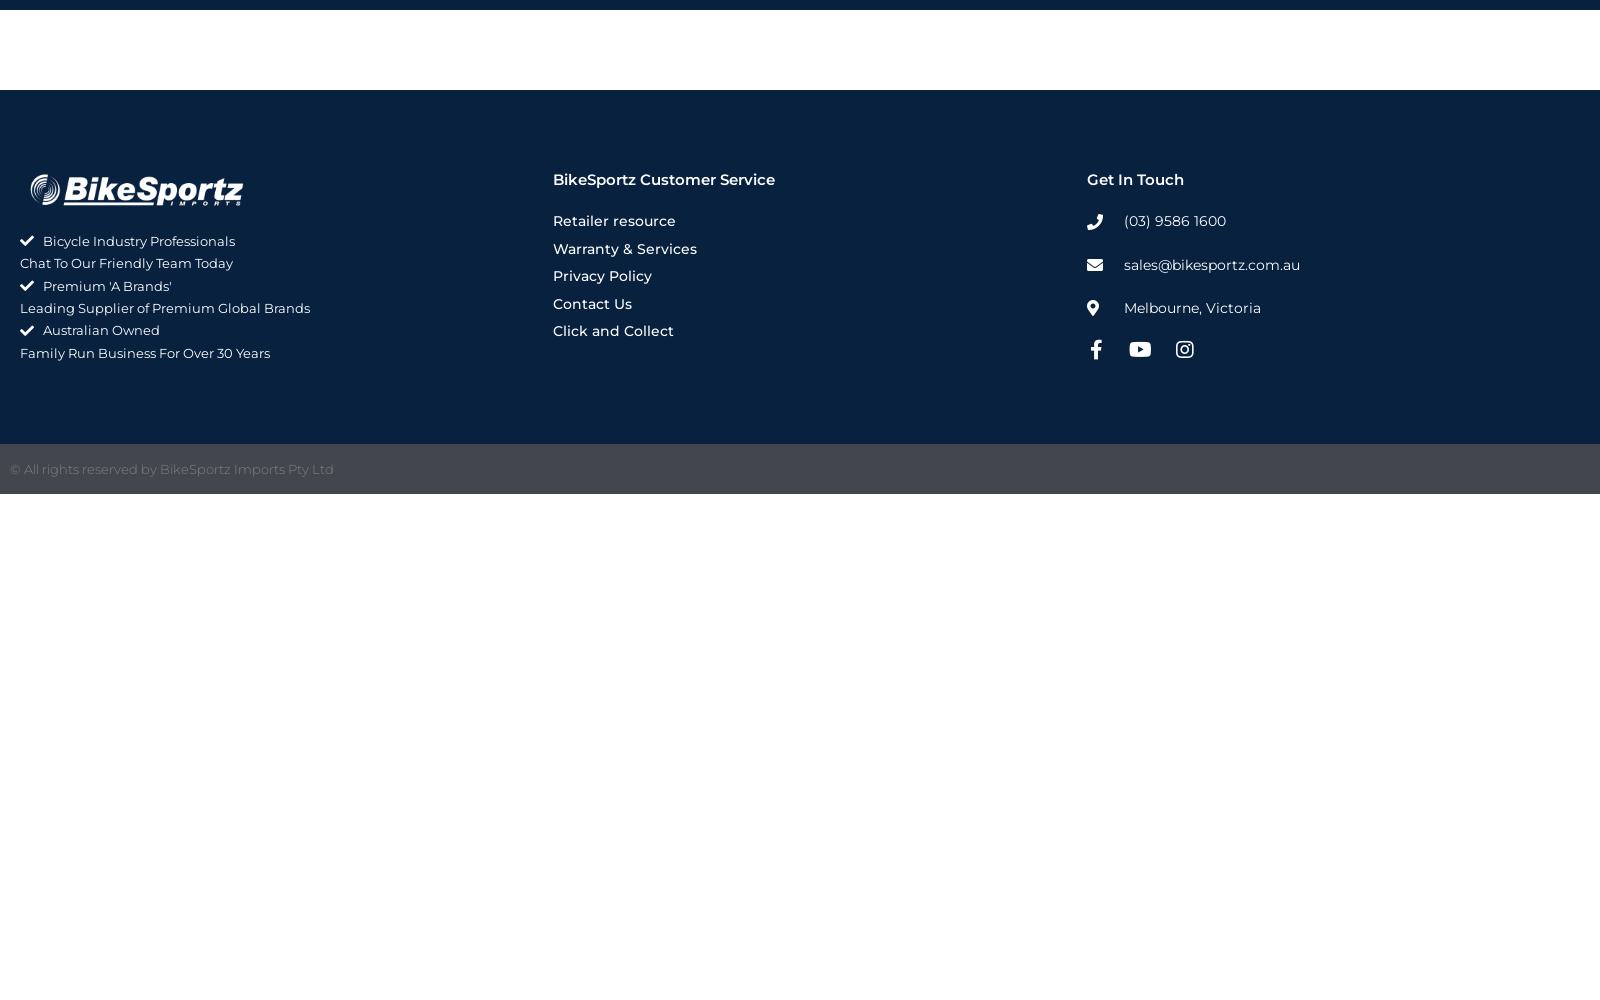 The image size is (1600, 1000). What do you see at coordinates (99, 329) in the screenshot?
I see `'Australian Owned'` at bounding box center [99, 329].